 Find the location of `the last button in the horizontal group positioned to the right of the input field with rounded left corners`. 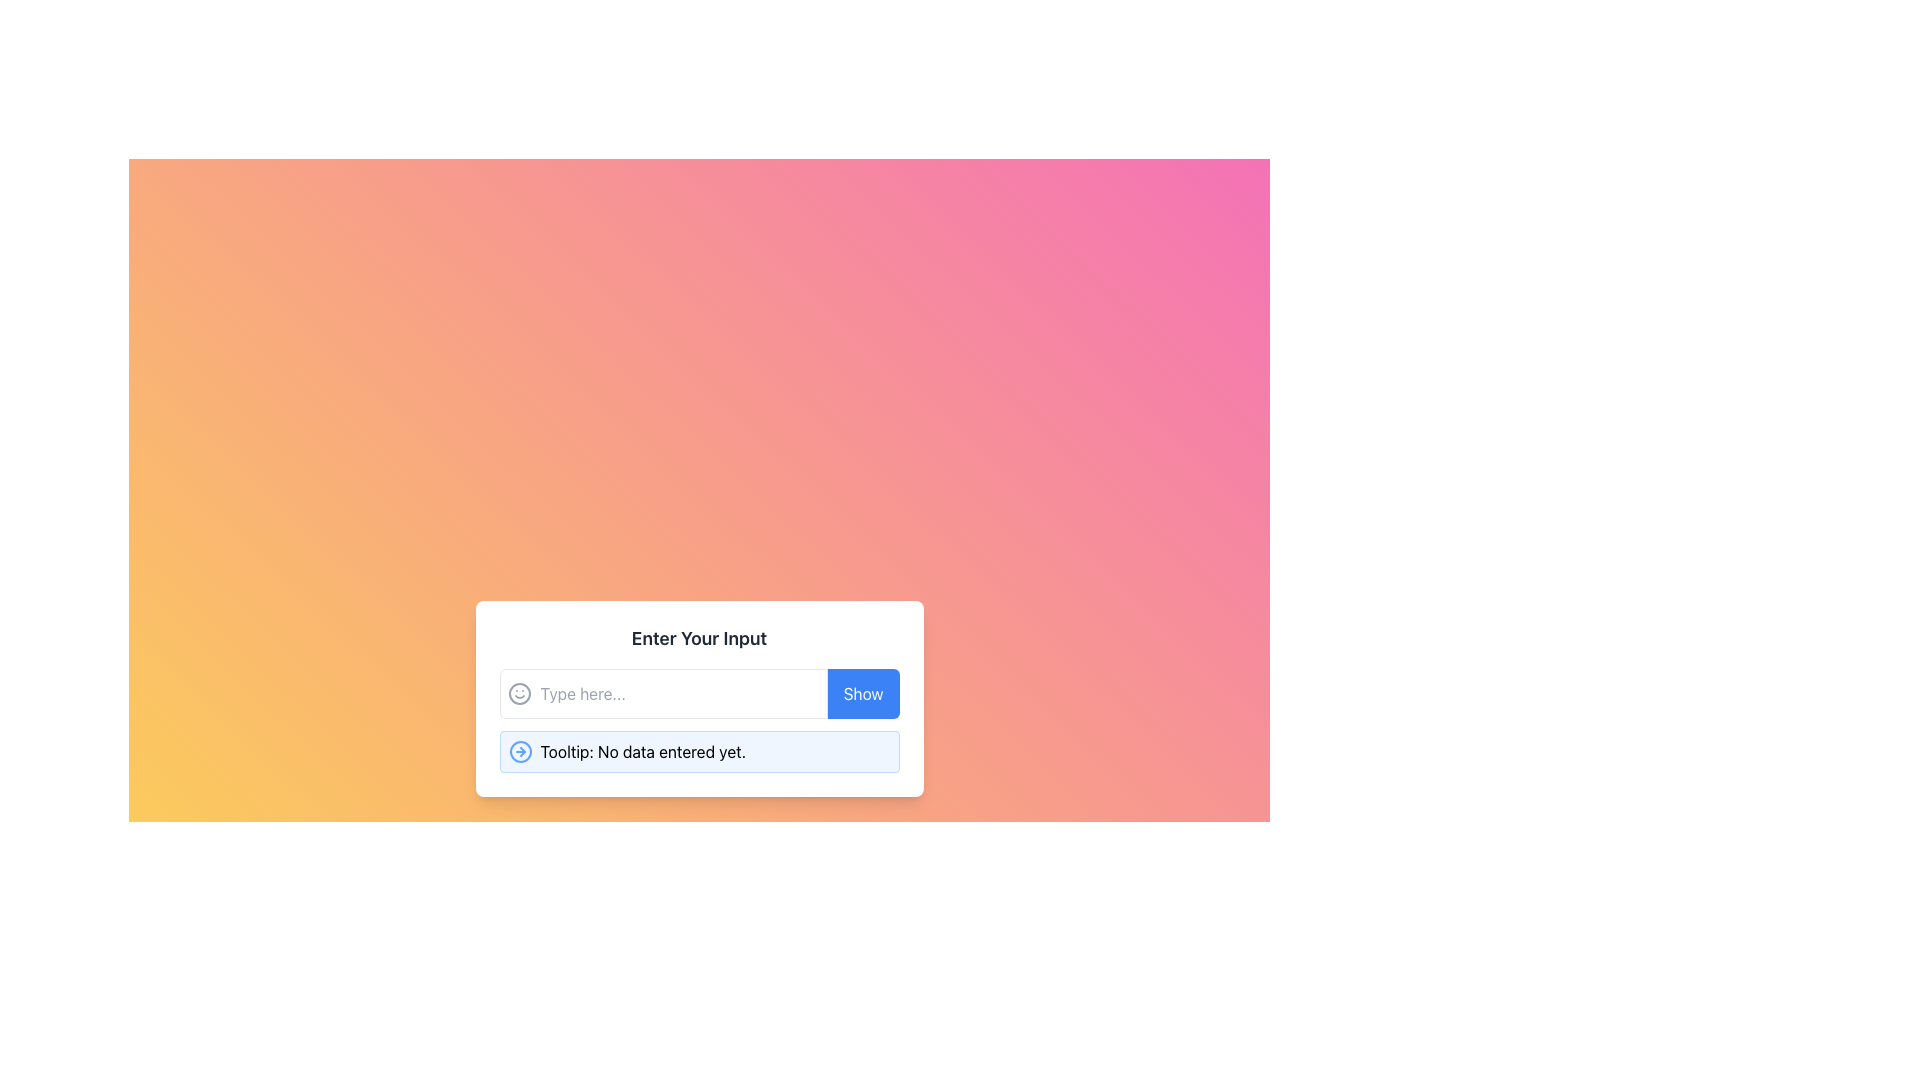

the last button in the horizontal group positioned to the right of the input field with rounded left corners is located at coordinates (863, 693).